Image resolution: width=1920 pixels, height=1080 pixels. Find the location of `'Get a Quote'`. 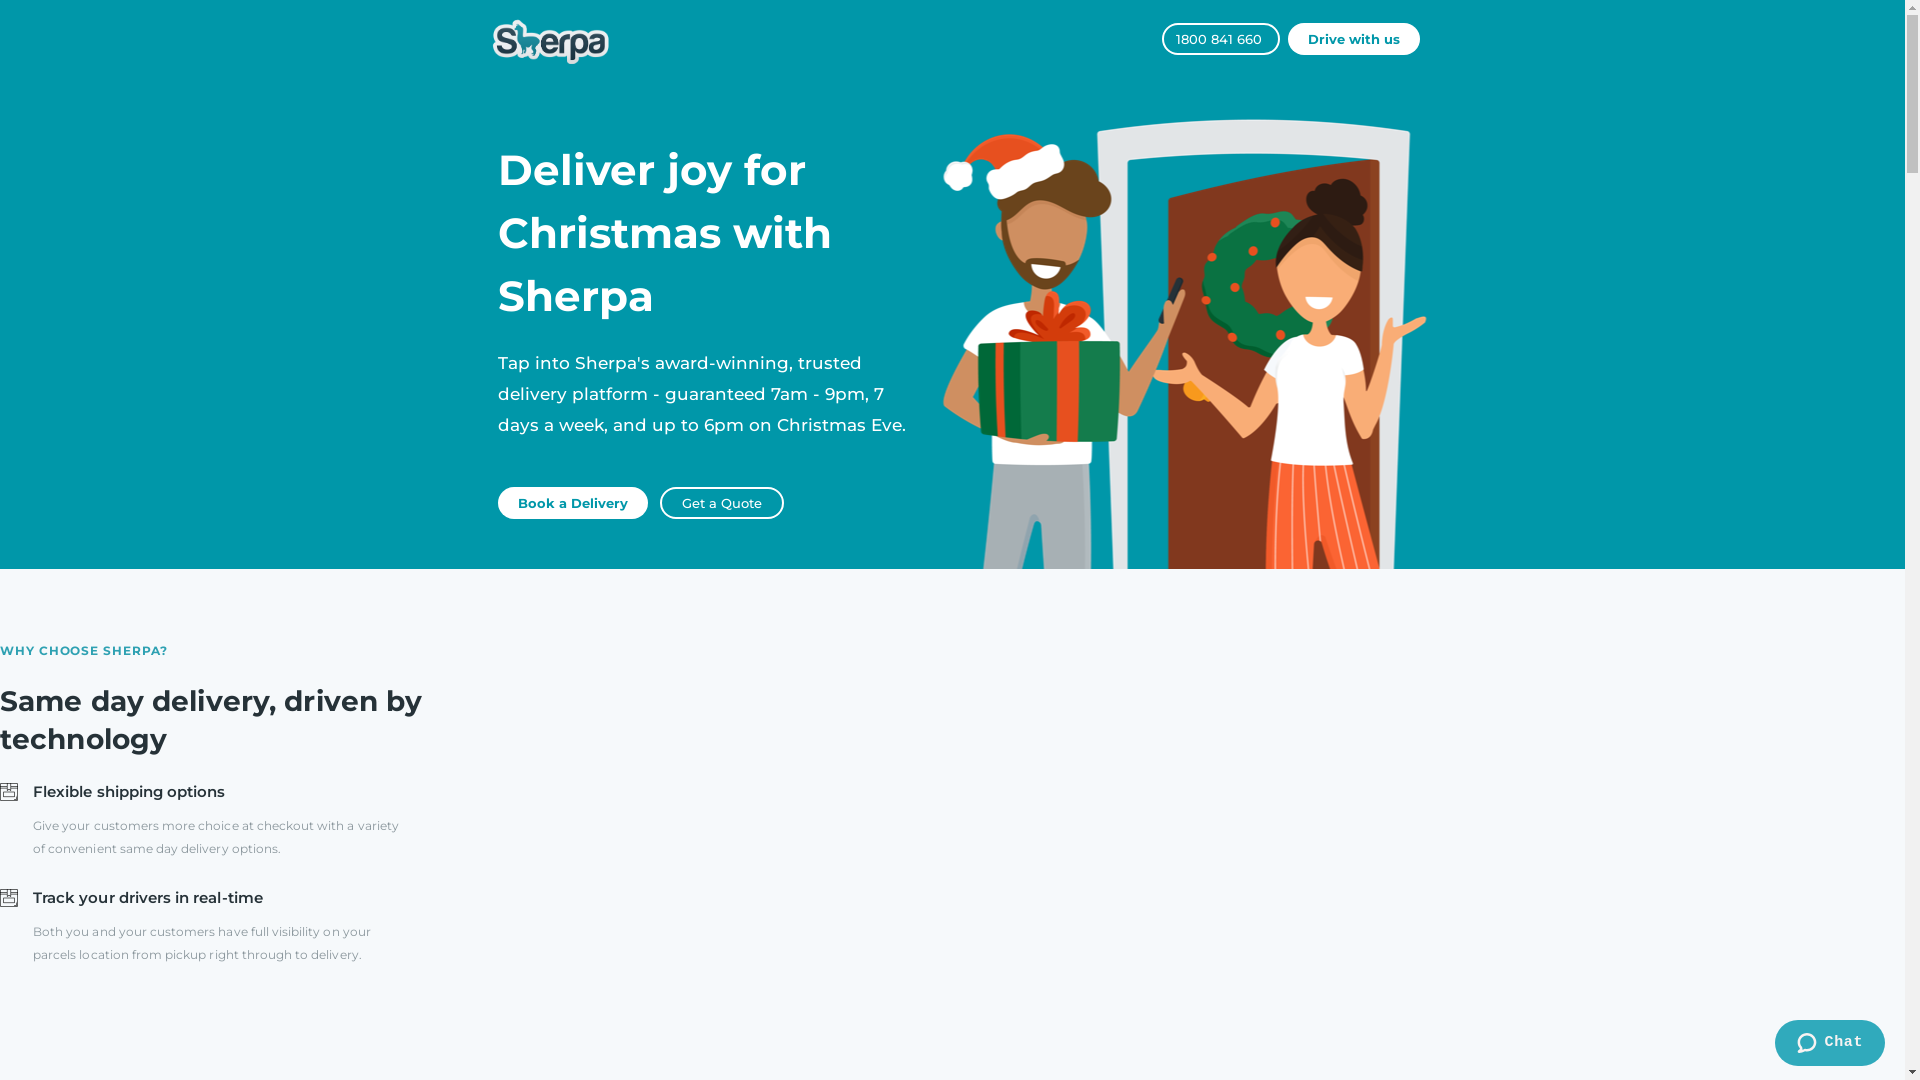

'Get a Quote' is located at coordinates (720, 501).